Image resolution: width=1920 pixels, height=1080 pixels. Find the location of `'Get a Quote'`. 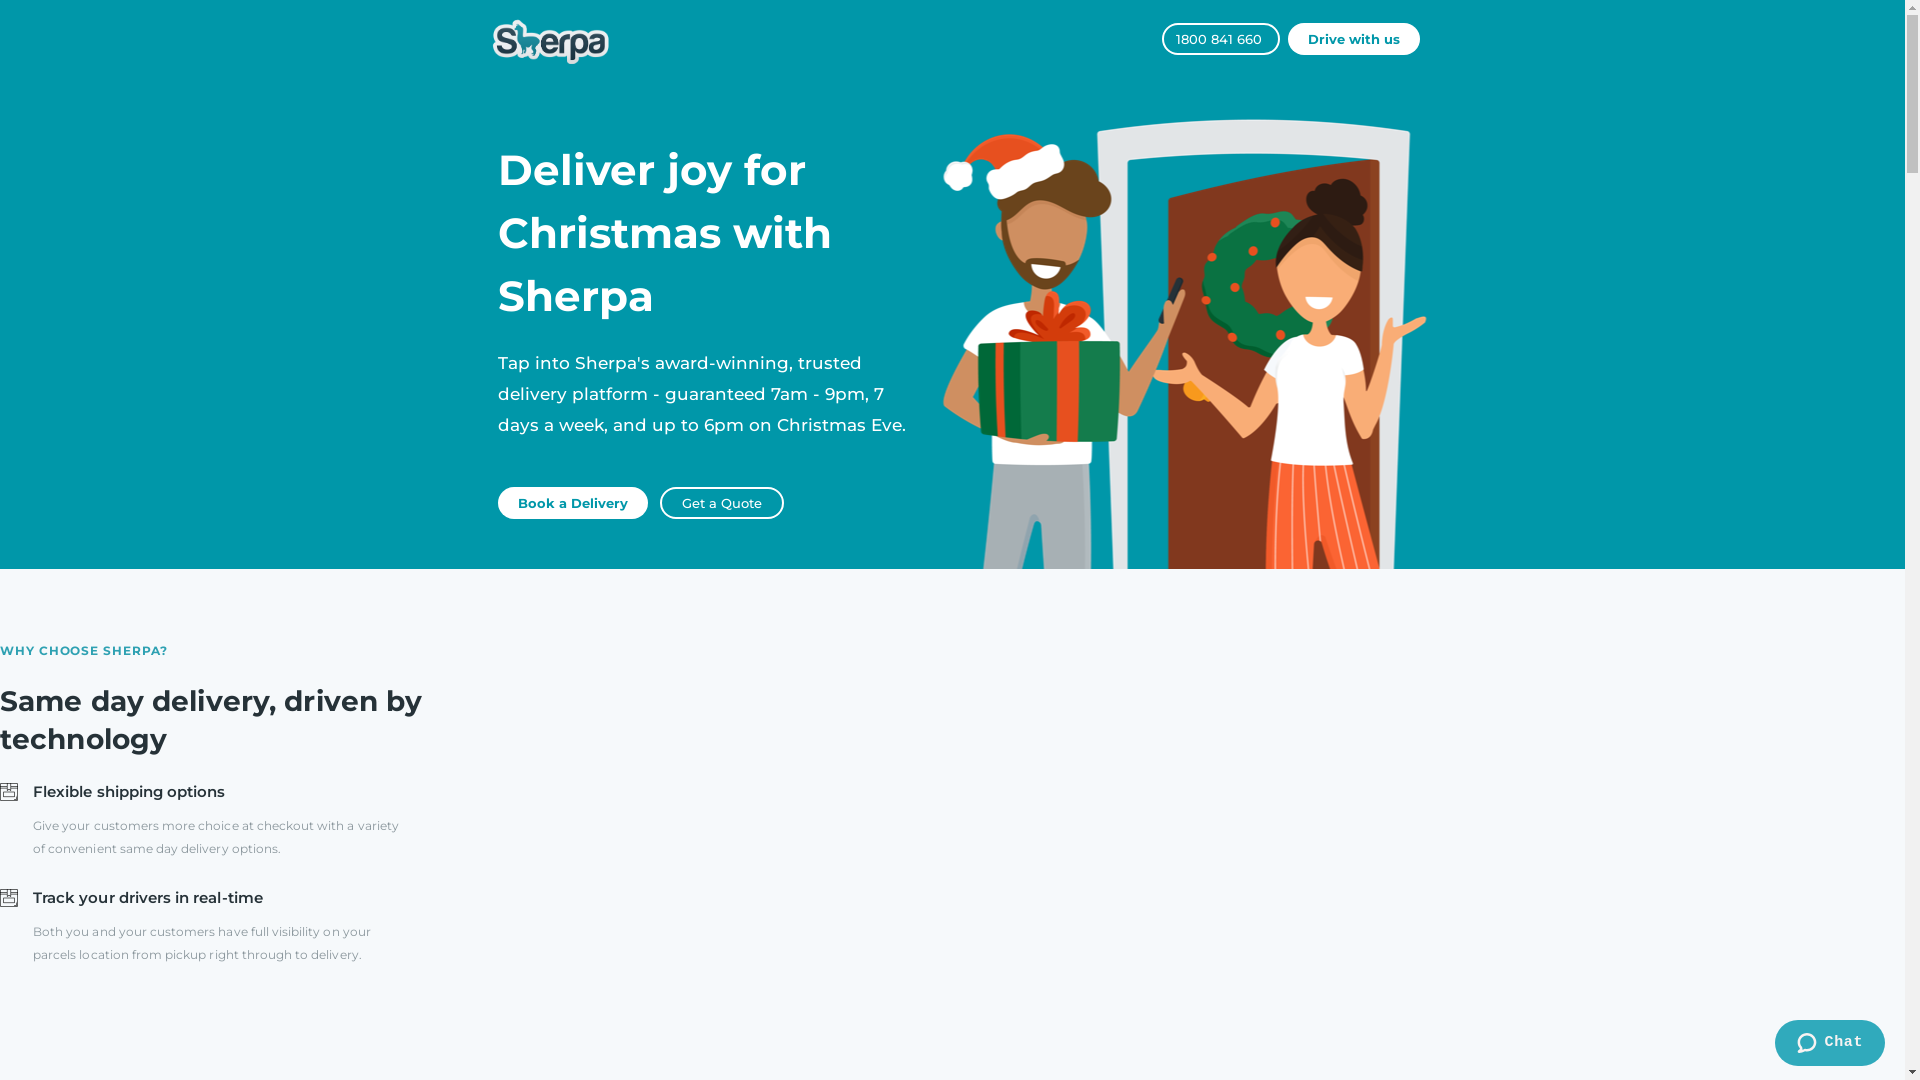

'Get a Quote' is located at coordinates (720, 501).